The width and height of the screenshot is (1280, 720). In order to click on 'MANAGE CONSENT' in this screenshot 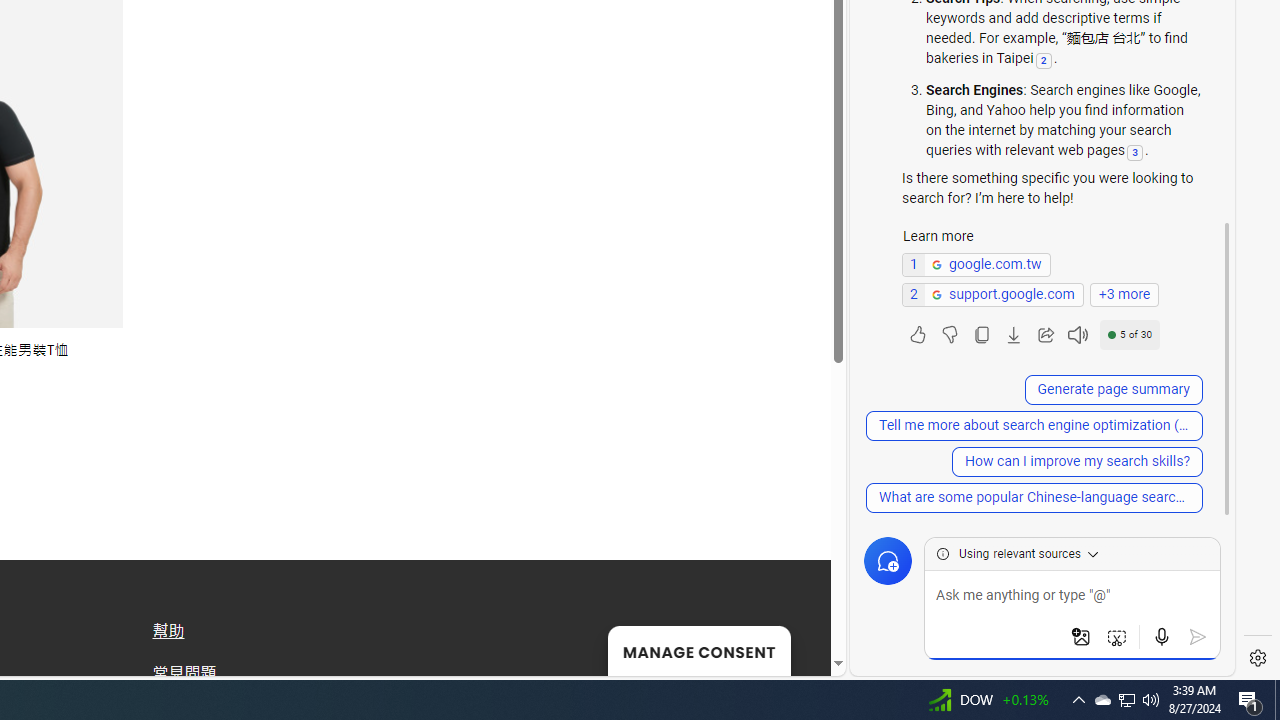, I will do `click(698, 650)`.